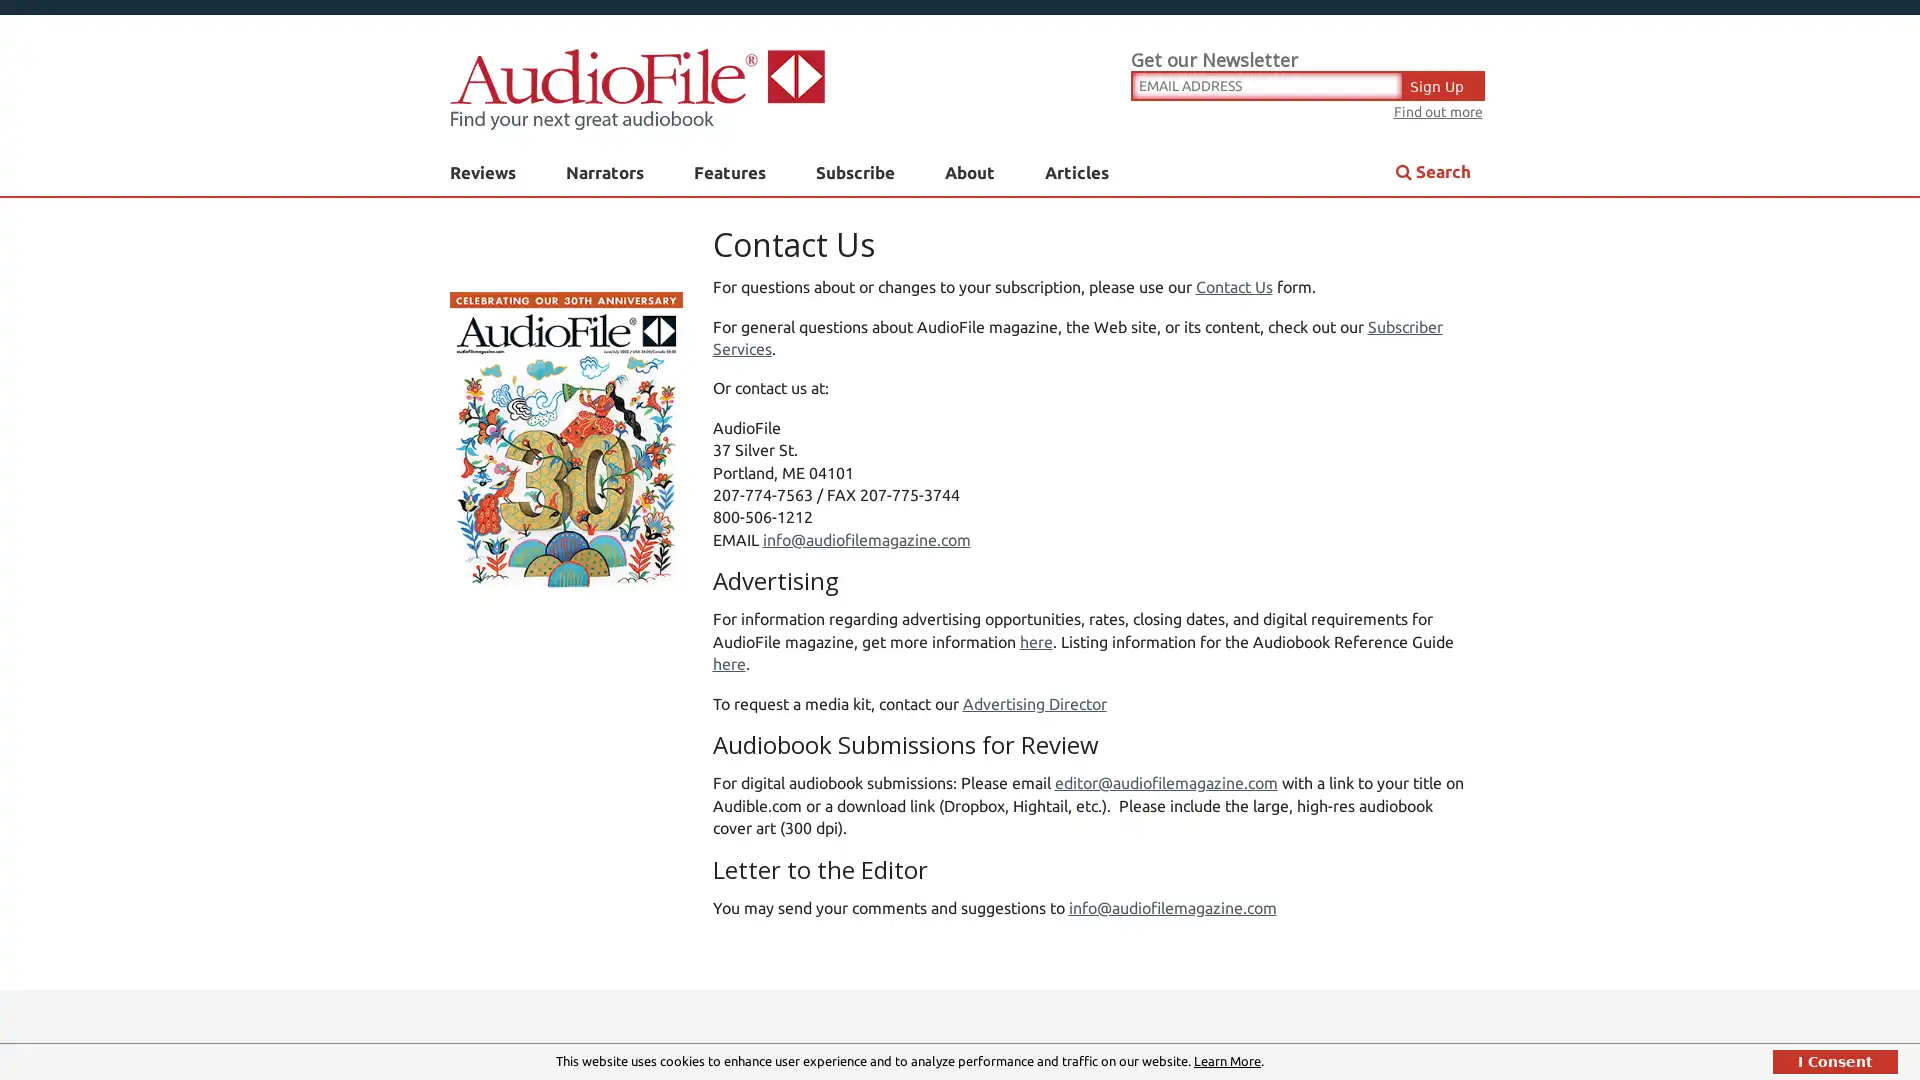 This screenshot has height=1080, width=1920. I want to click on Sign Up, so click(1444, 83).